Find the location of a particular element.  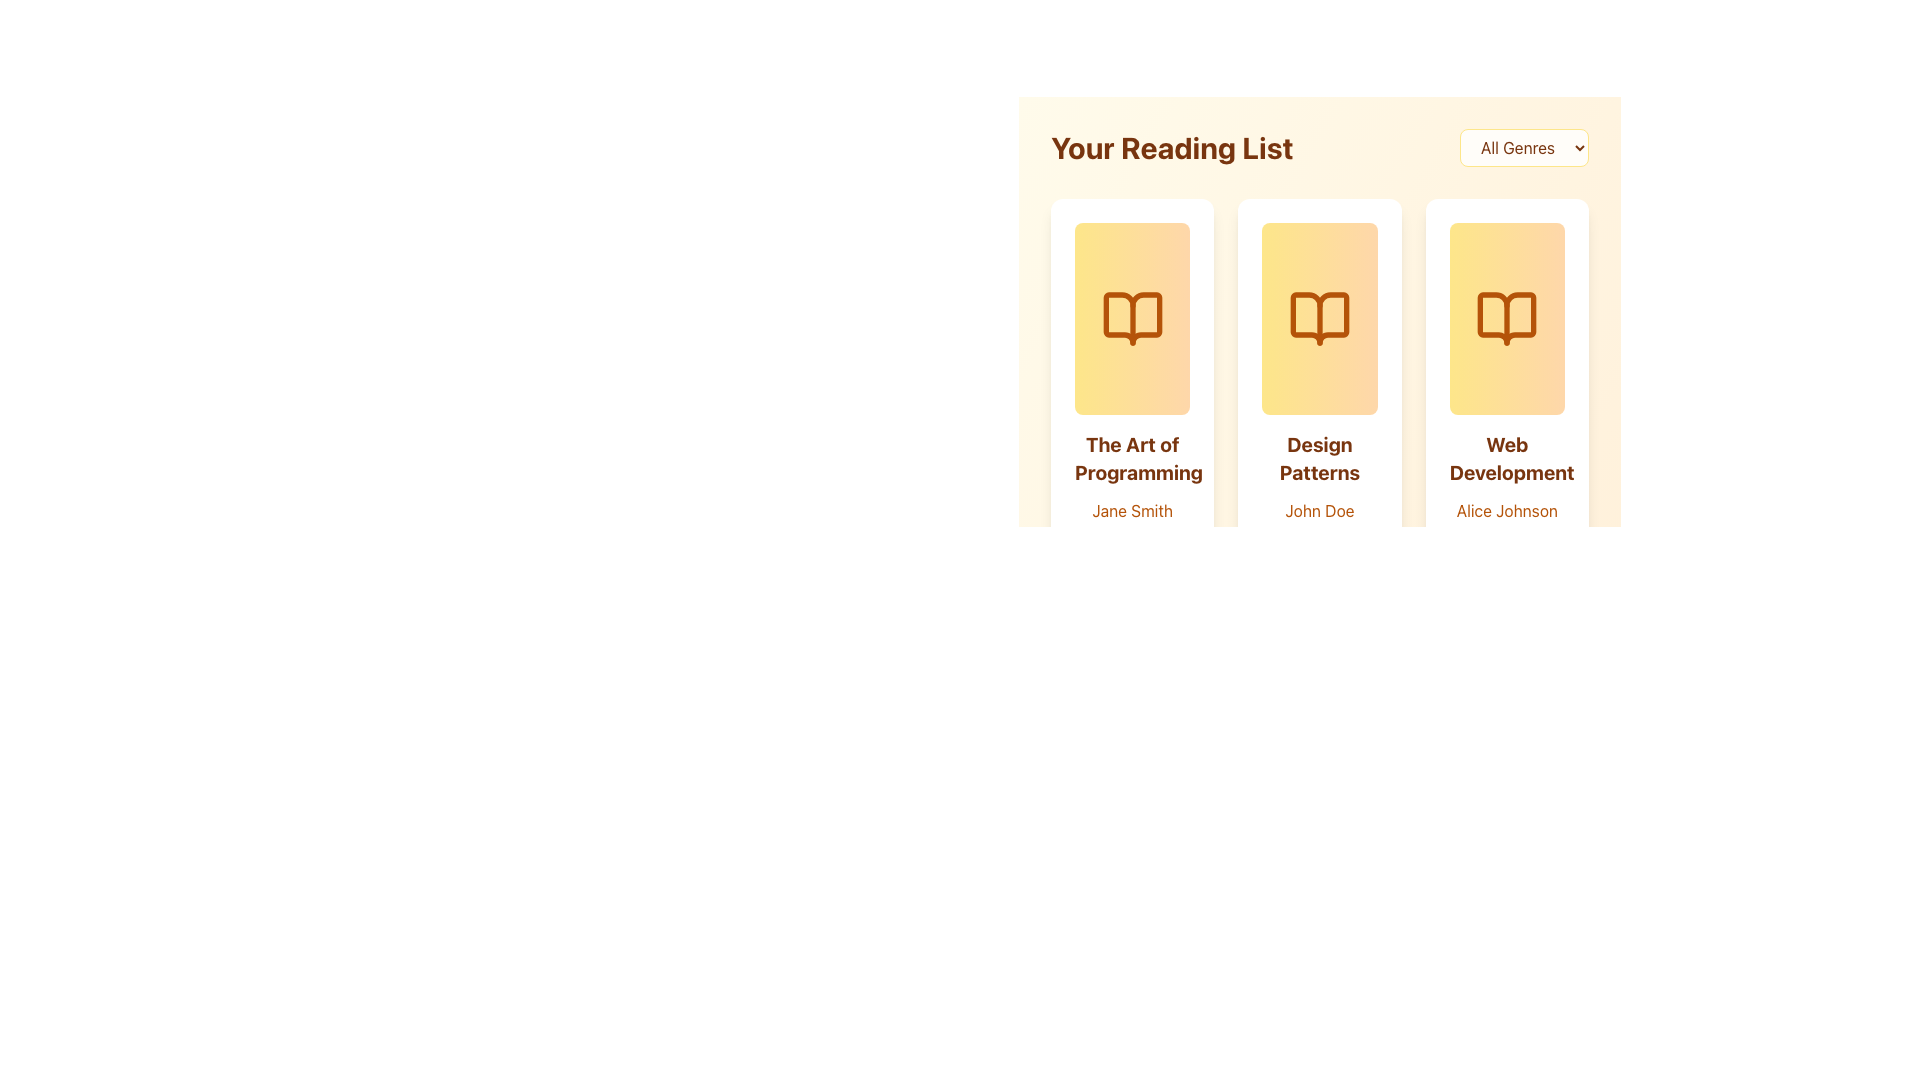

the SVG icon resembling an open book, which is centrally embedded within a rounded rectangular card in the third column of the reading list grid is located at coordinates (1507, 318).